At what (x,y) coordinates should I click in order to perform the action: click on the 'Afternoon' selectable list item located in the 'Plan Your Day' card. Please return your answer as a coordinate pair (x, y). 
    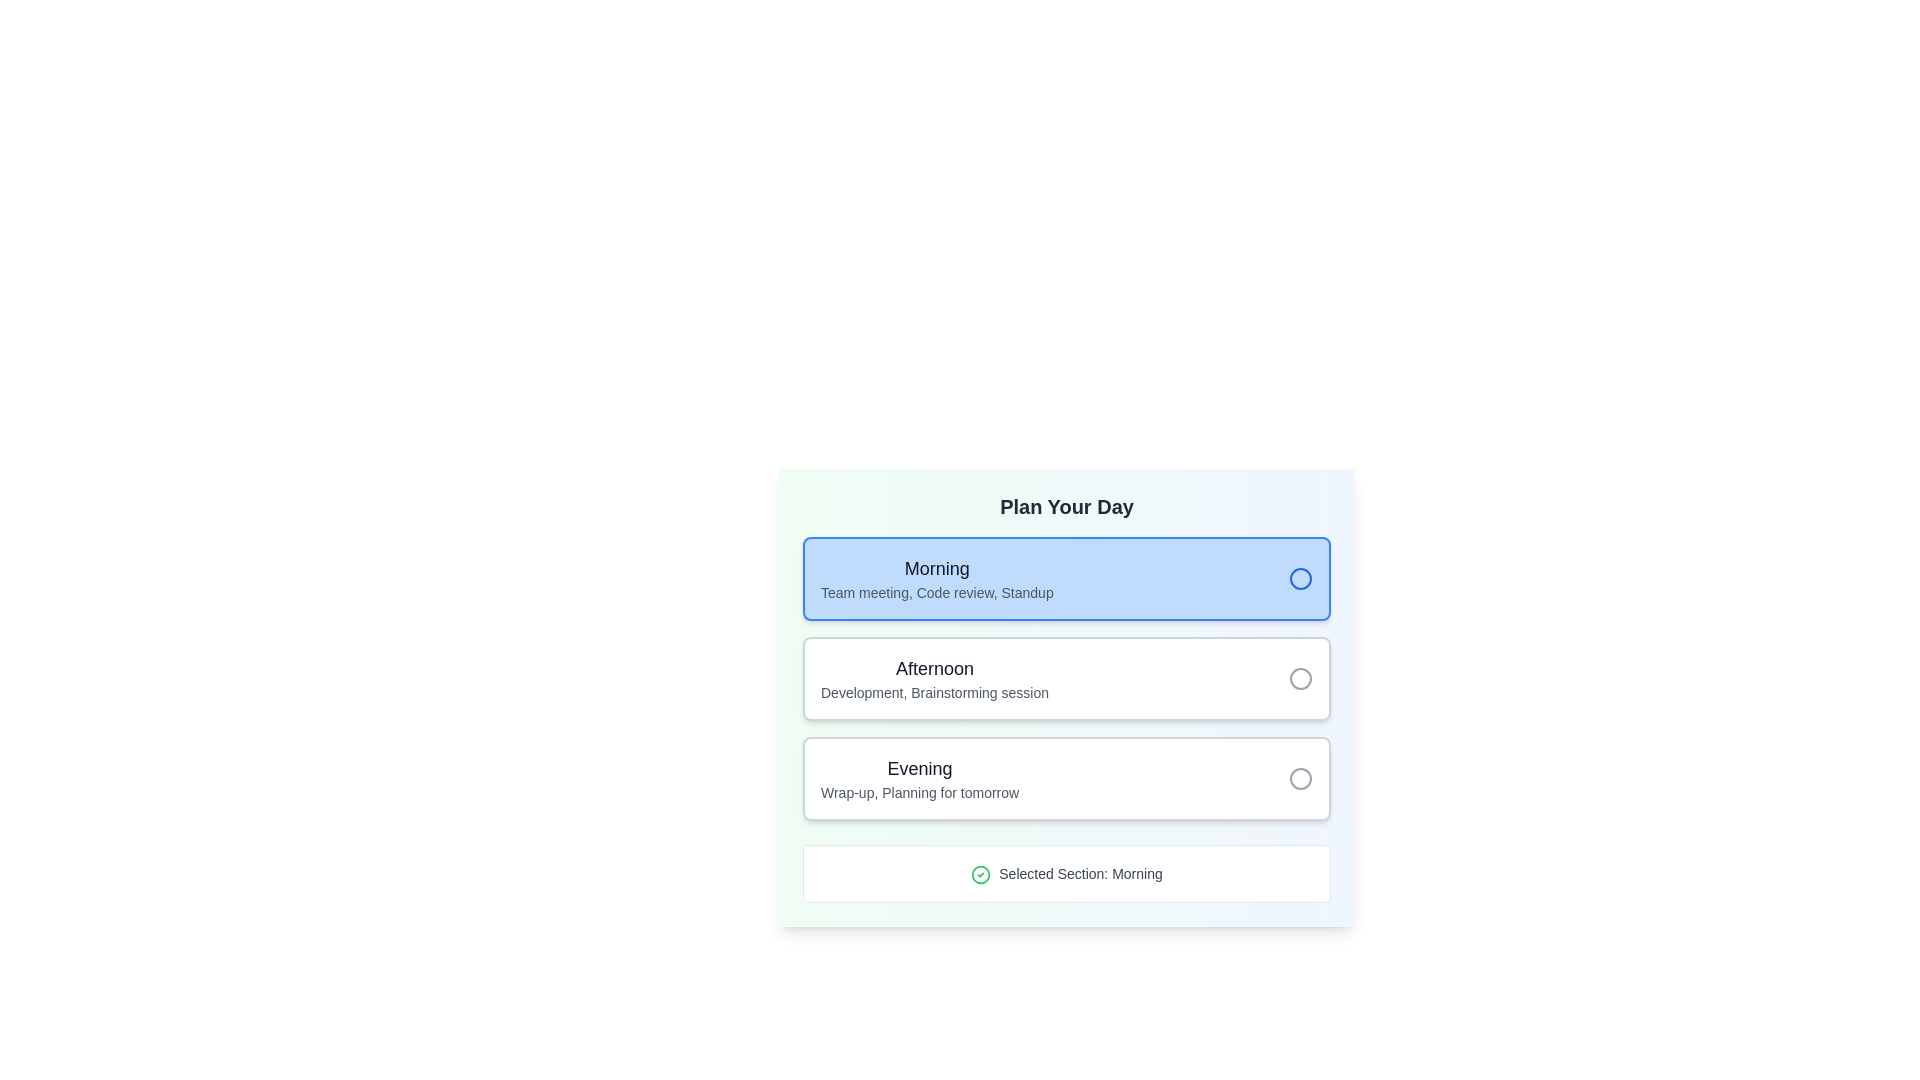
    Looking at the image, I should click on (1065, 677).